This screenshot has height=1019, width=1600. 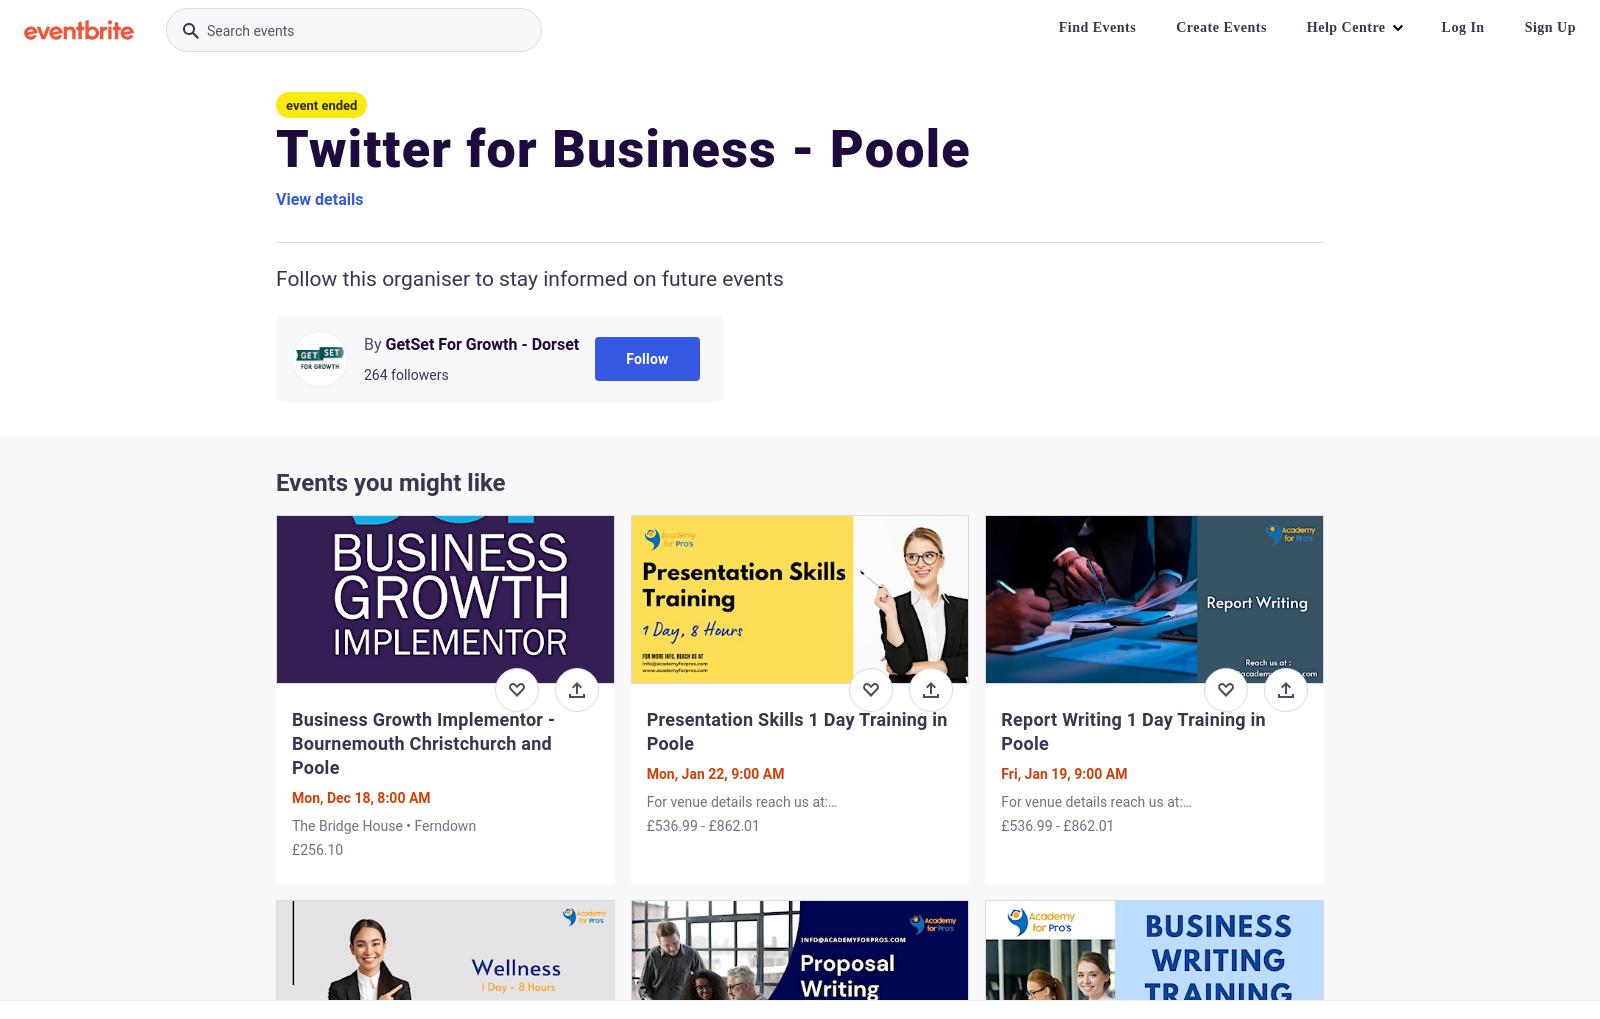 I want to click on '264', so click(x=375, y=373).